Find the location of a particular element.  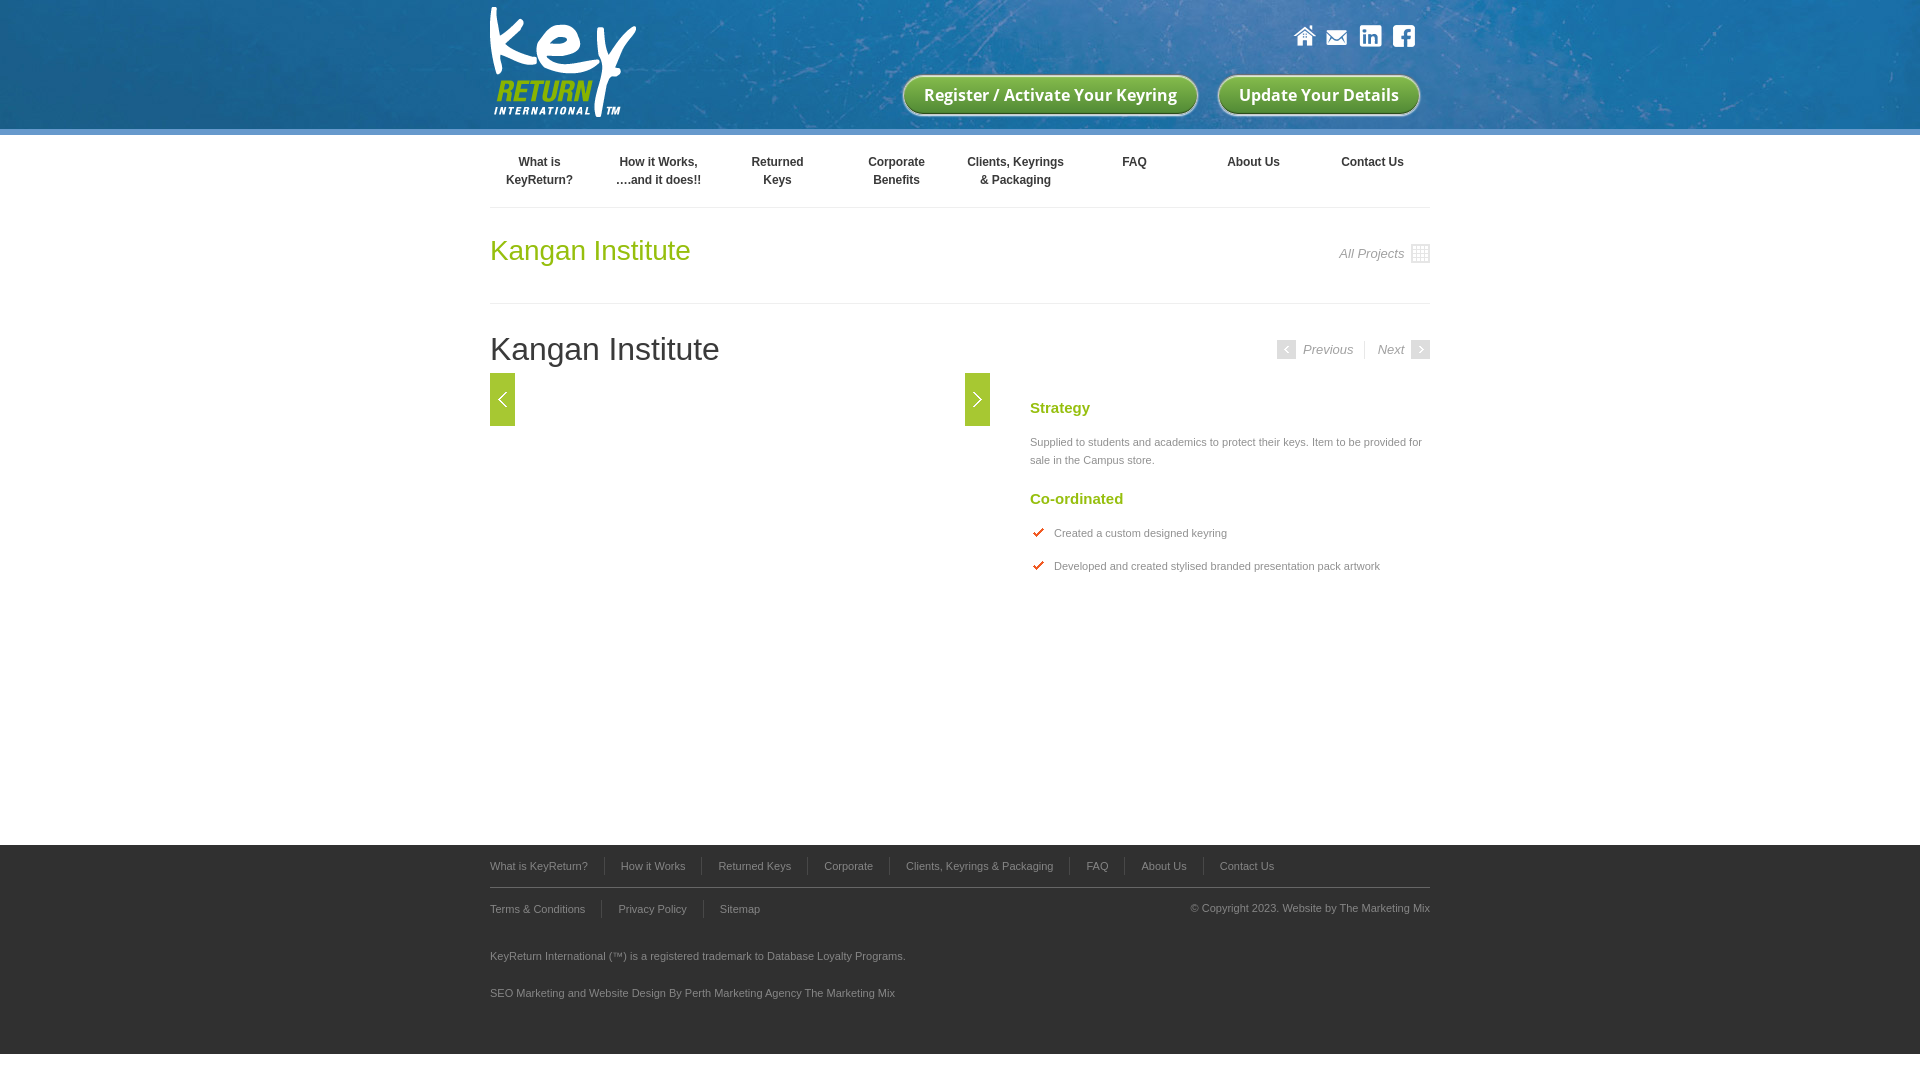

'Corporate is located at coordinates (836, 167).